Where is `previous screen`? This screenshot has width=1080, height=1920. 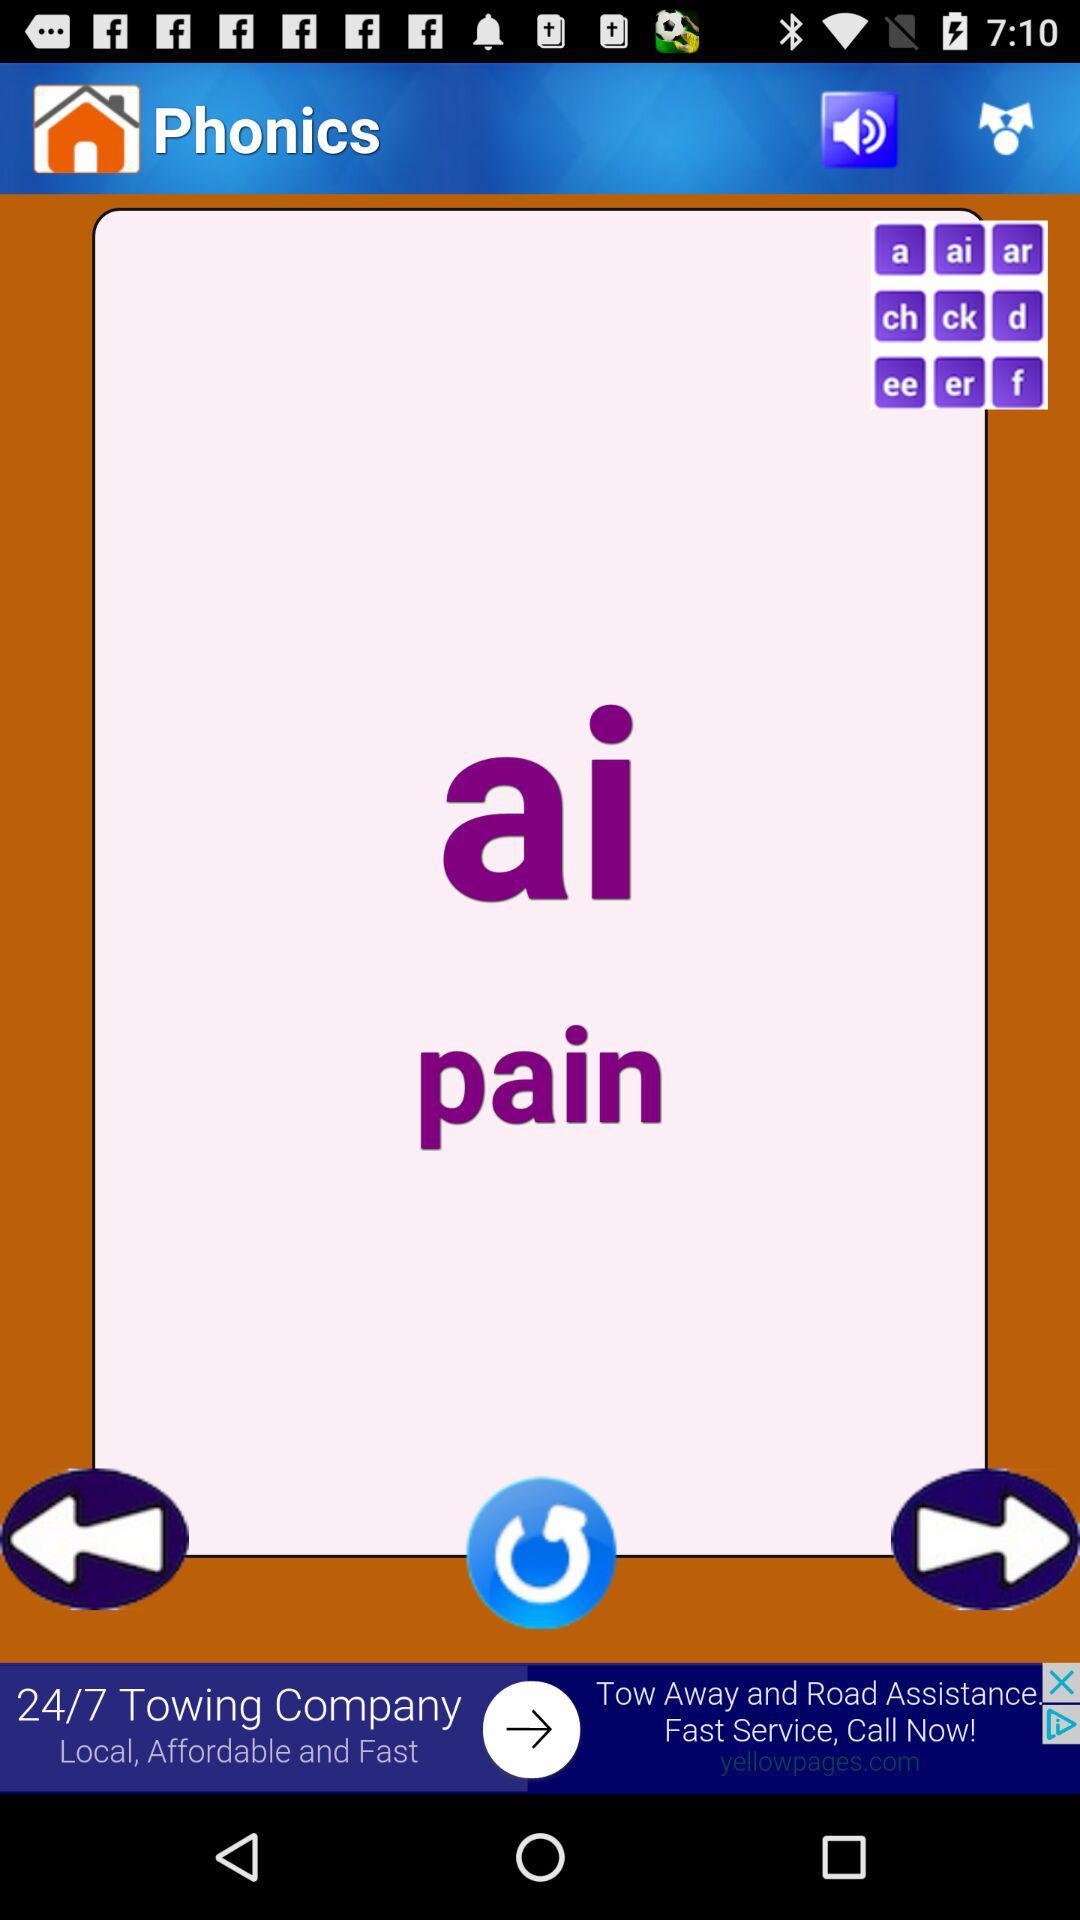 previous screen is located at coordinates (94, 1538).